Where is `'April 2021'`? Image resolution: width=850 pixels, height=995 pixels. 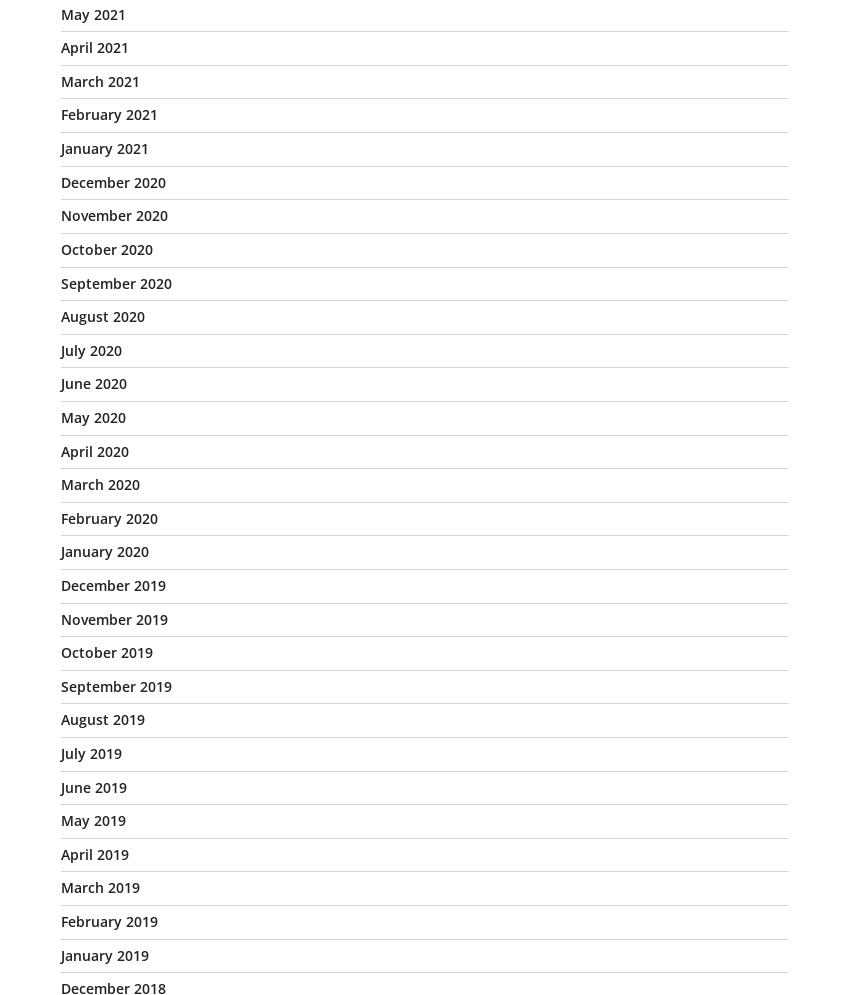 'April 2021' is located at coordinates (61, 46).